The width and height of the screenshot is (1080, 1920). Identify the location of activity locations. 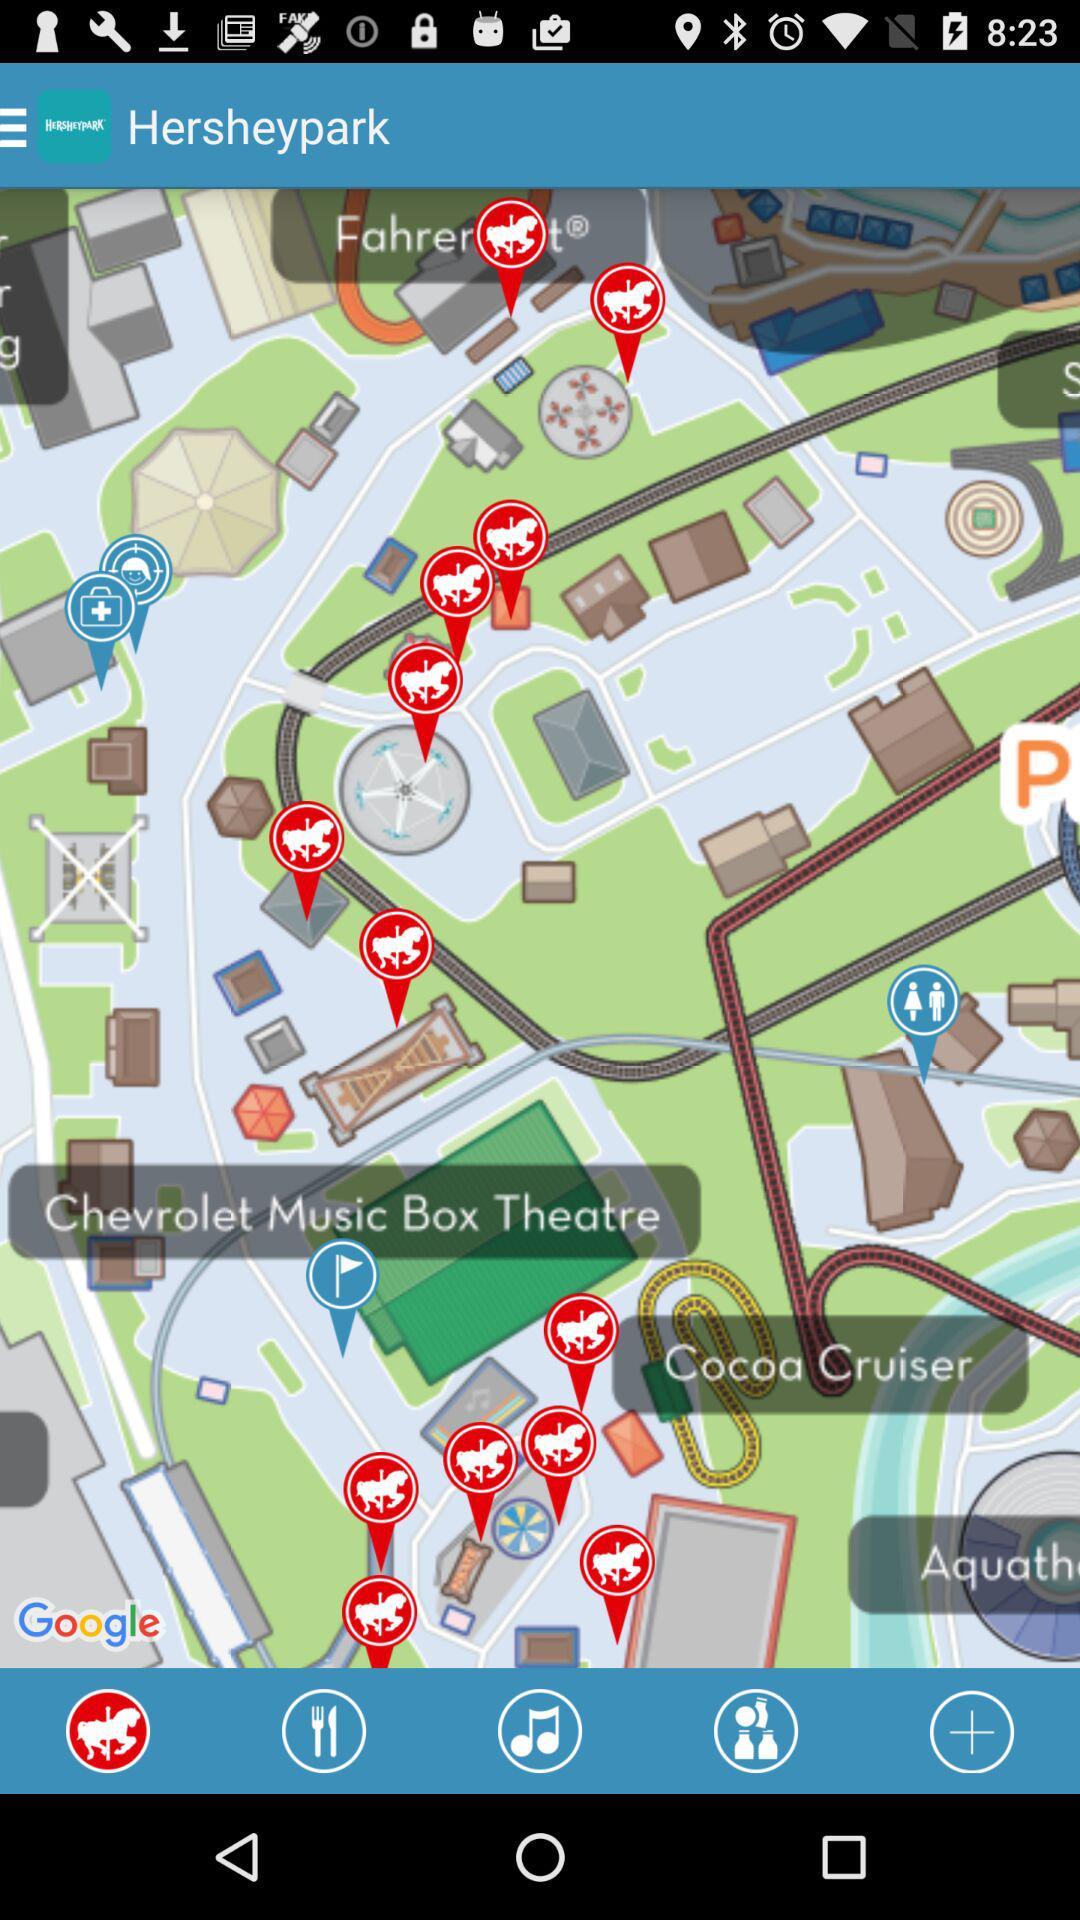
(756, 1730).